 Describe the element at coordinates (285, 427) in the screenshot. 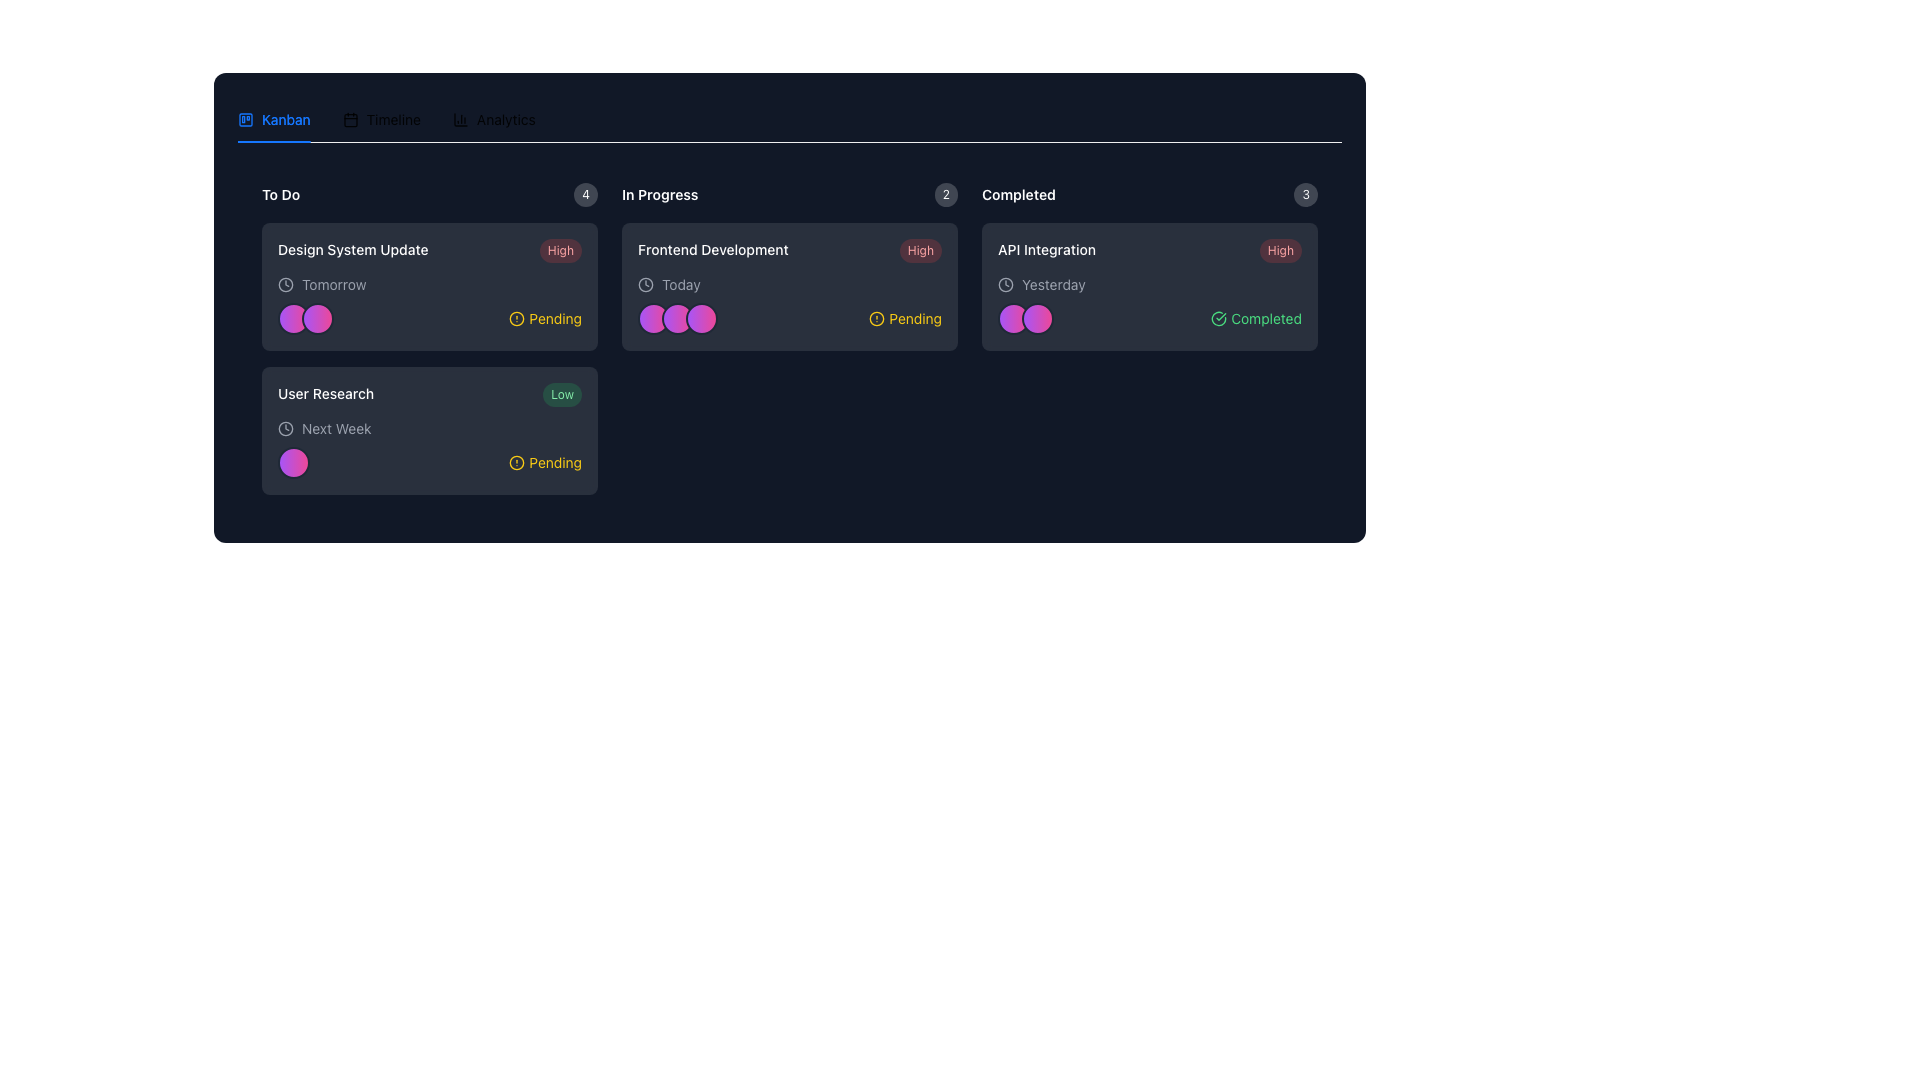

I see `the central circular clock face SVG element located under the 'To Do' section for the 'User Research' task` at that location.